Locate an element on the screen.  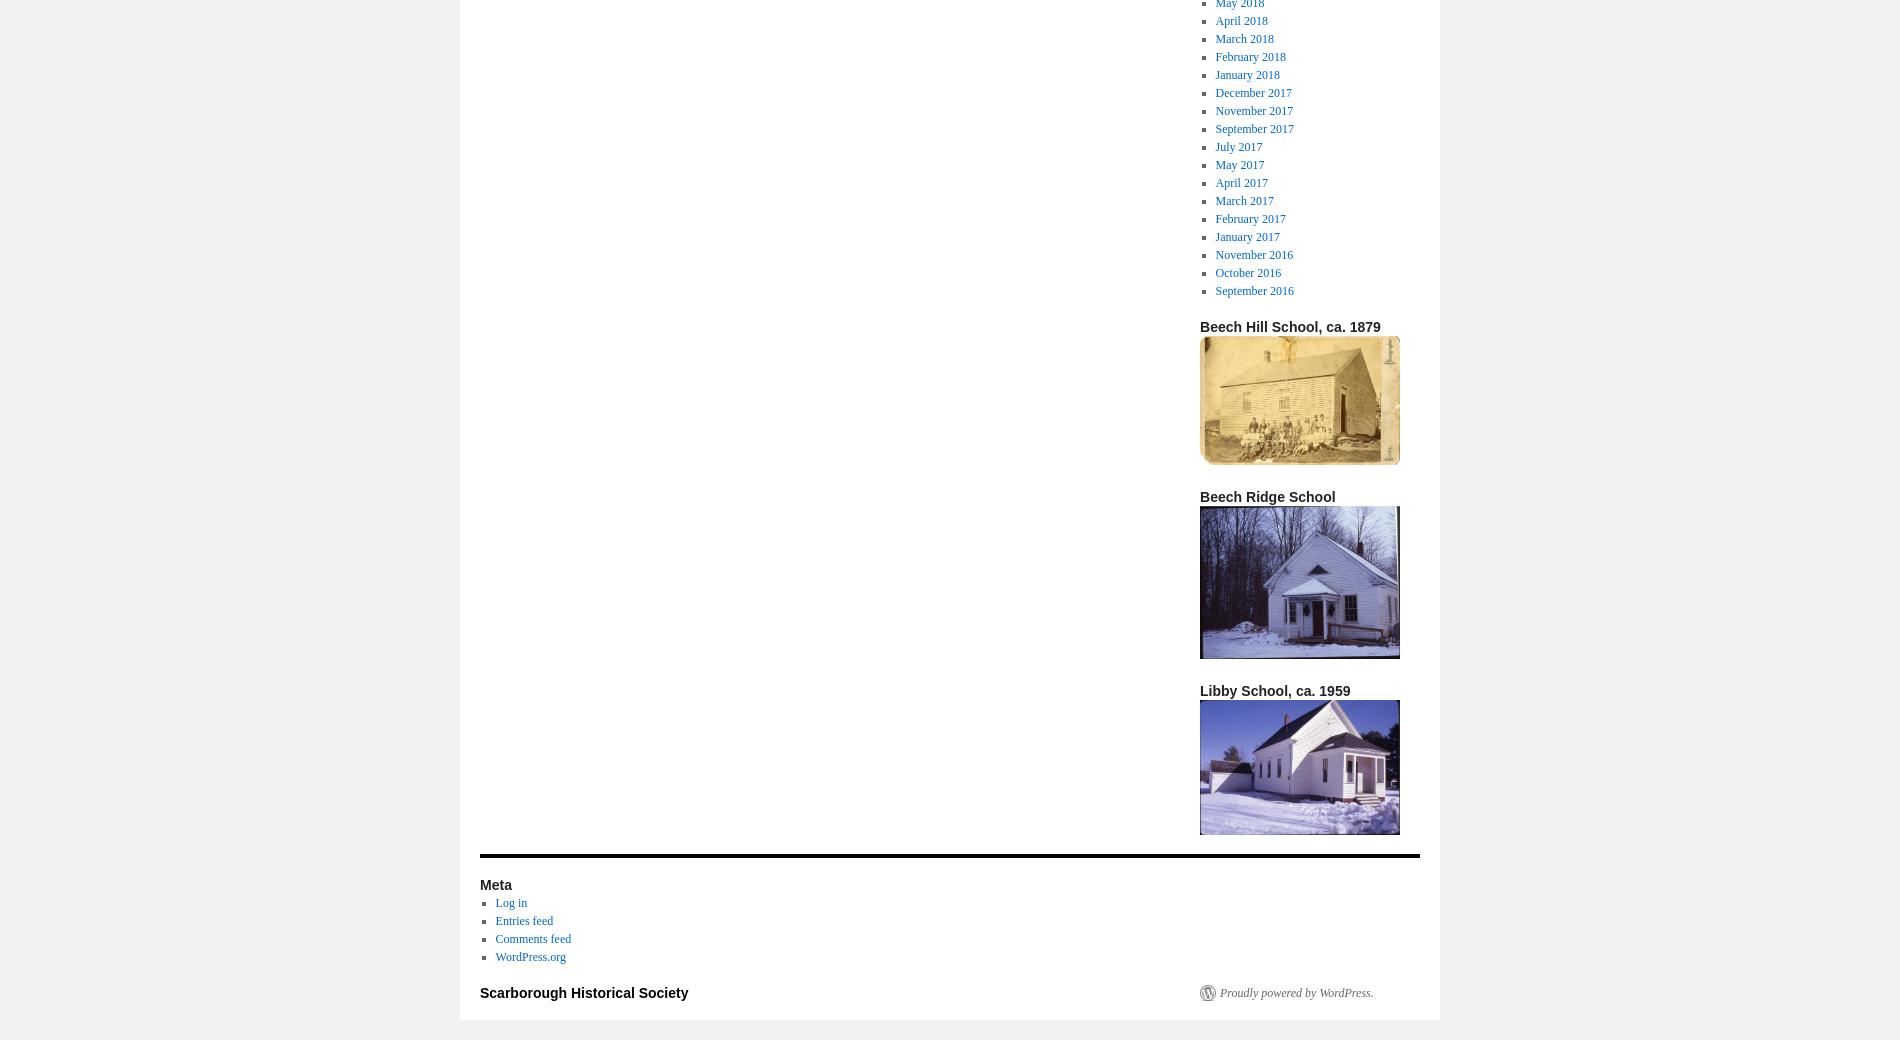
'Beech Ridge School' is located at coordinates (1266, 495).